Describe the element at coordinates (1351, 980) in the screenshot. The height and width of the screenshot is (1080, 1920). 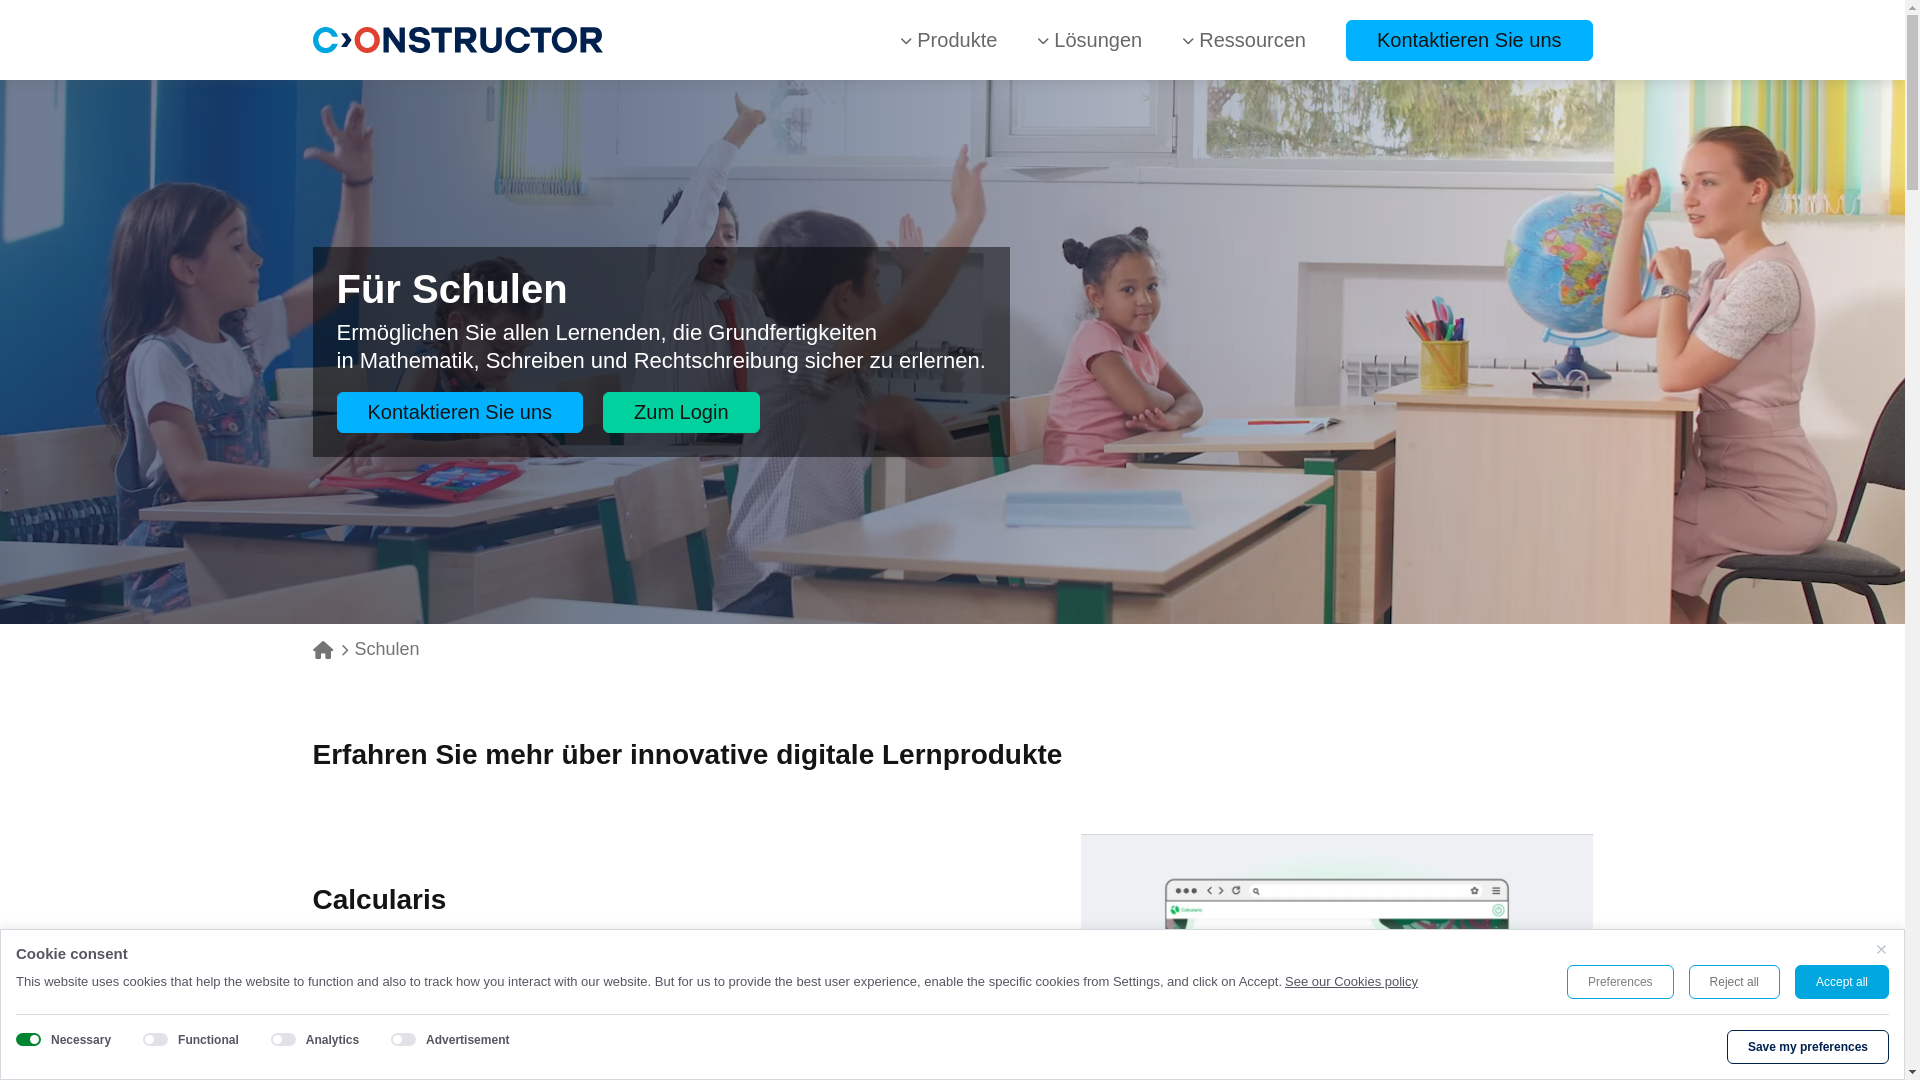
I see `'See our Cookies policy'` at that location.